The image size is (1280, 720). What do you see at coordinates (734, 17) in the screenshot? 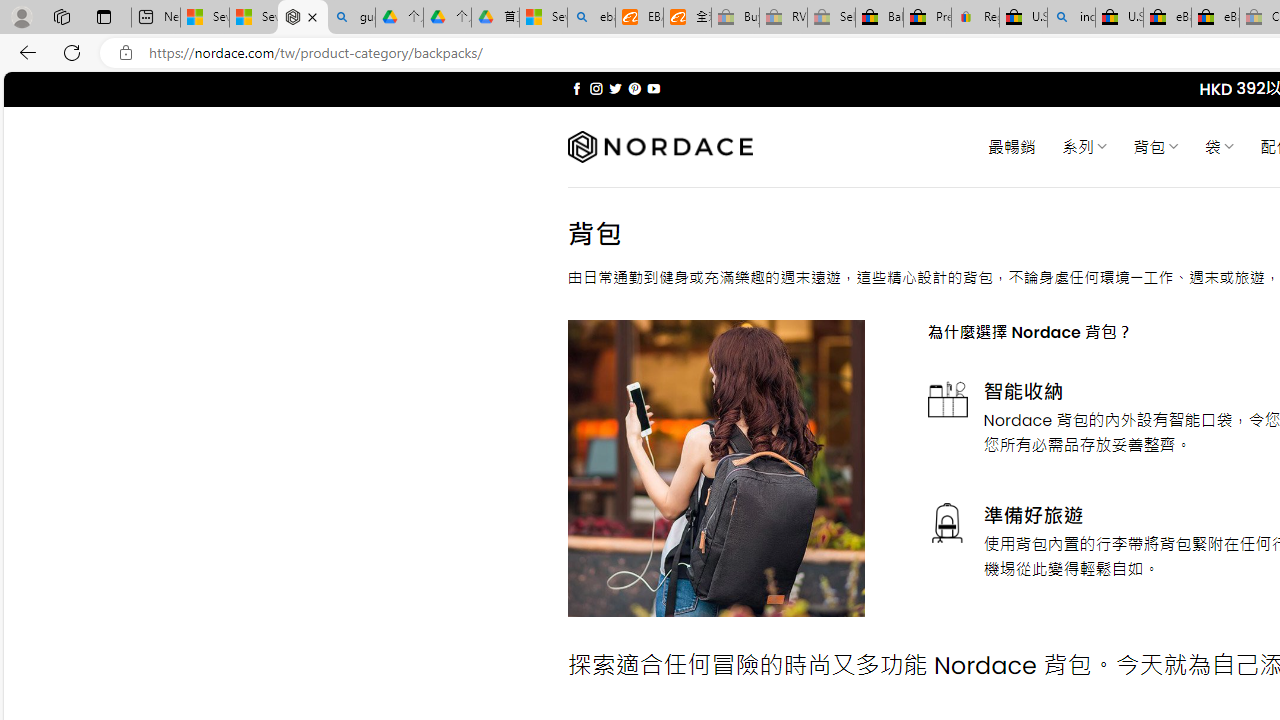
I see `'Buy Auto Parts & Accessories | eBay - Sleeping'` at bounding box center [734, 17].